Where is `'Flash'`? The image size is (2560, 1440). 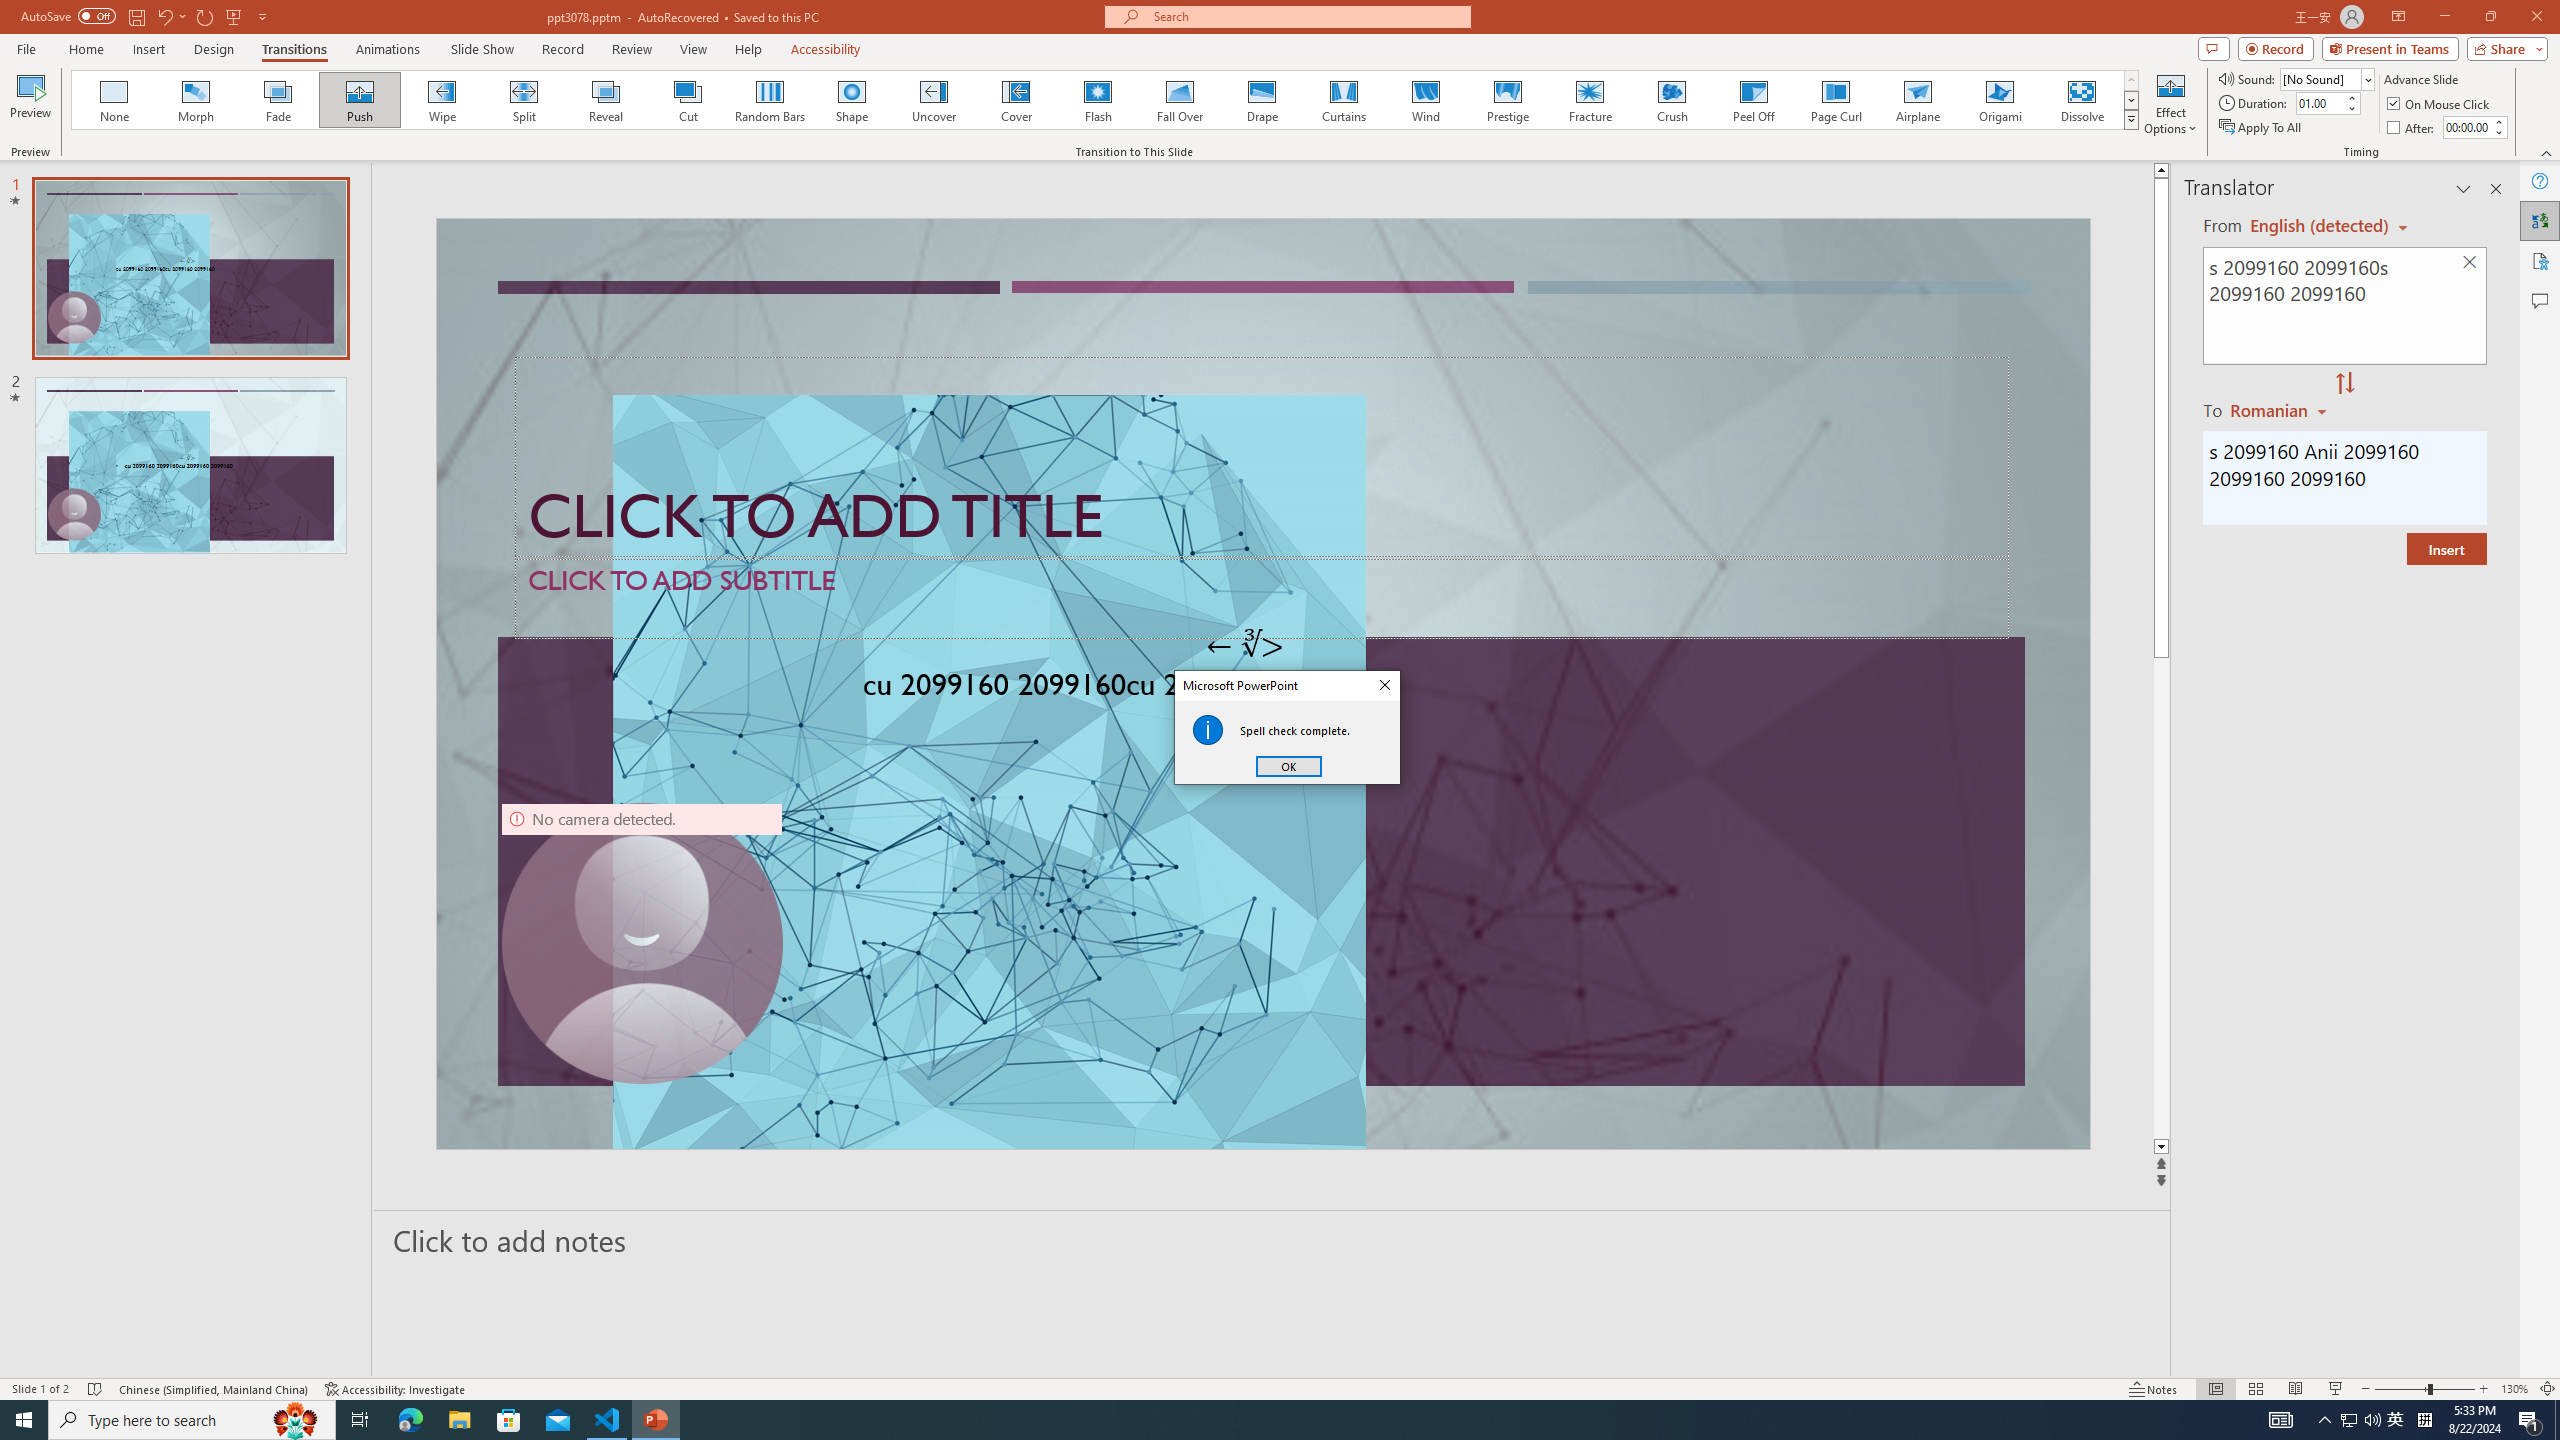
'Flash' is located at coordinates (1097, 99).